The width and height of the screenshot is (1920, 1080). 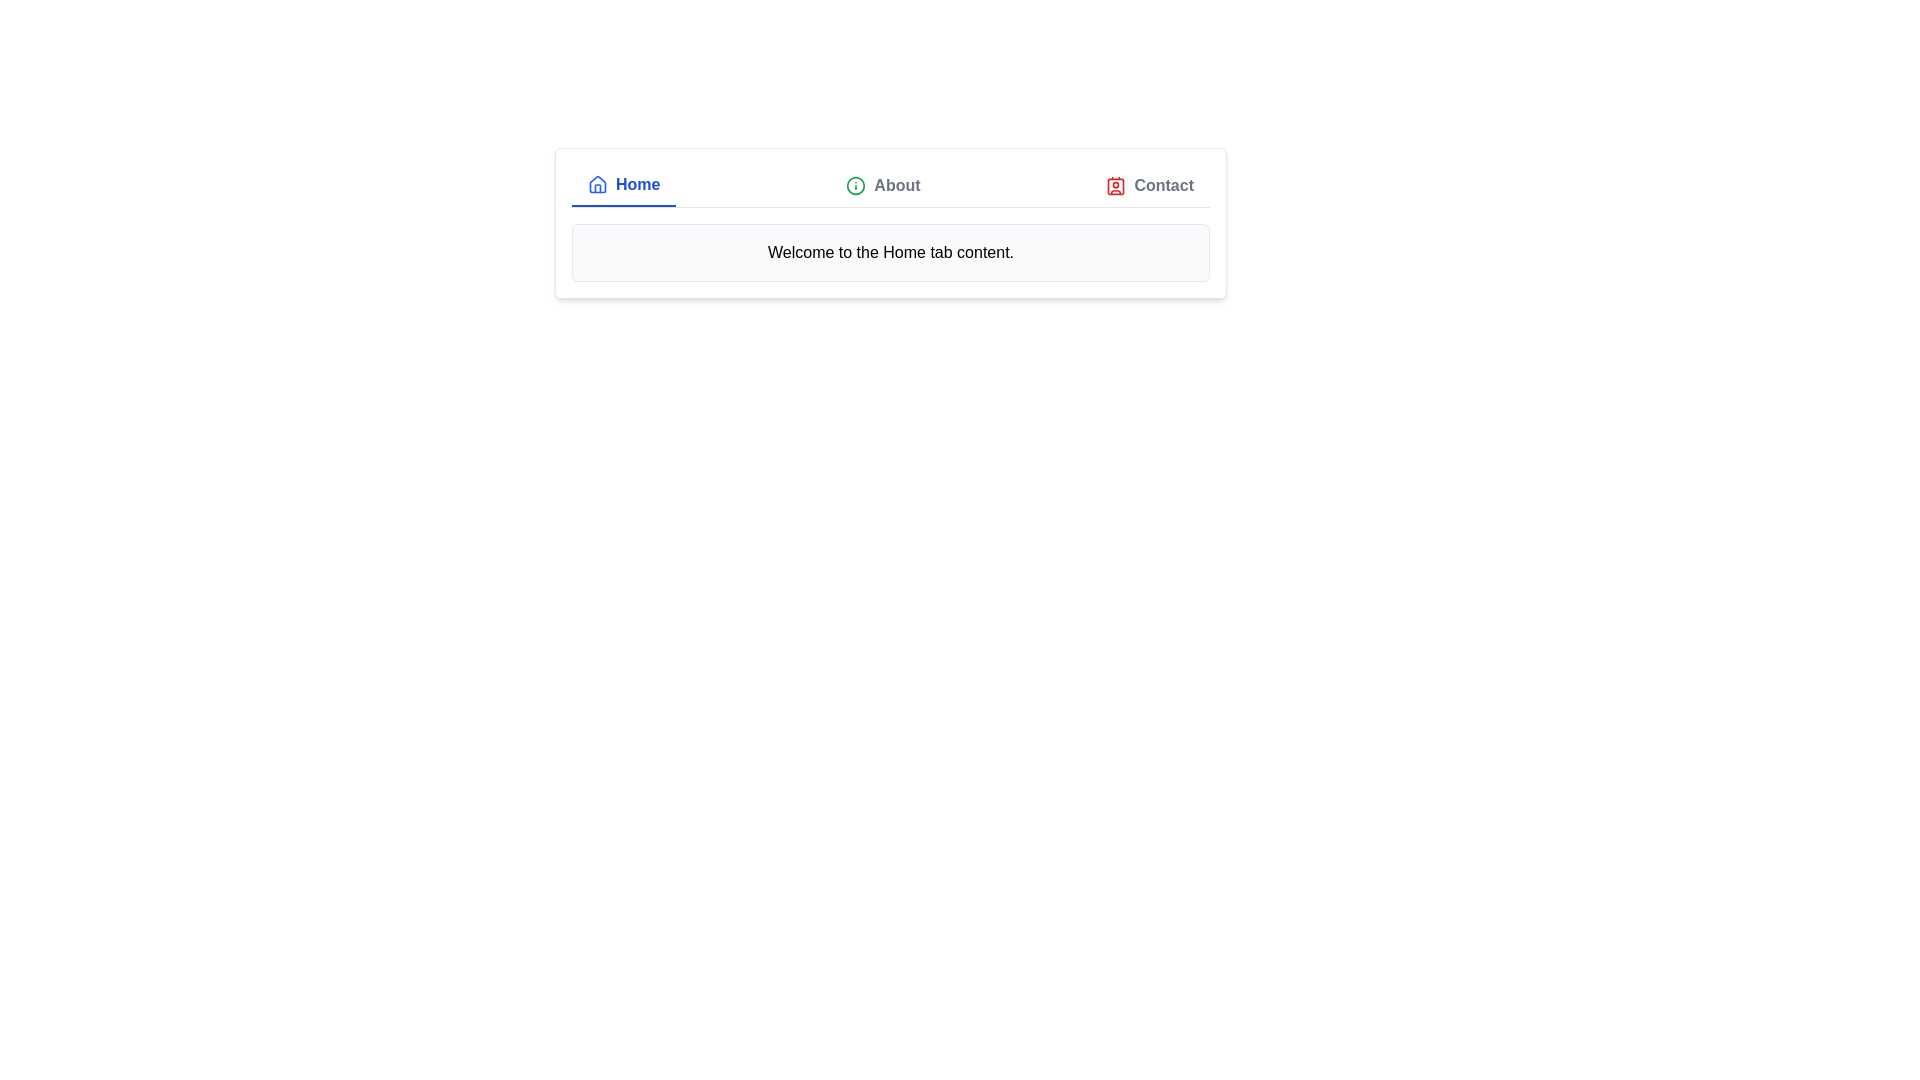 What do you see at coordinates (637, 185) in the screenshot?
I see `the text label that serves as the navigation link to the main page of the application, located on the left side of the navigation bar, to the right of the house-shaped icon` at bounding box center [637, 185].